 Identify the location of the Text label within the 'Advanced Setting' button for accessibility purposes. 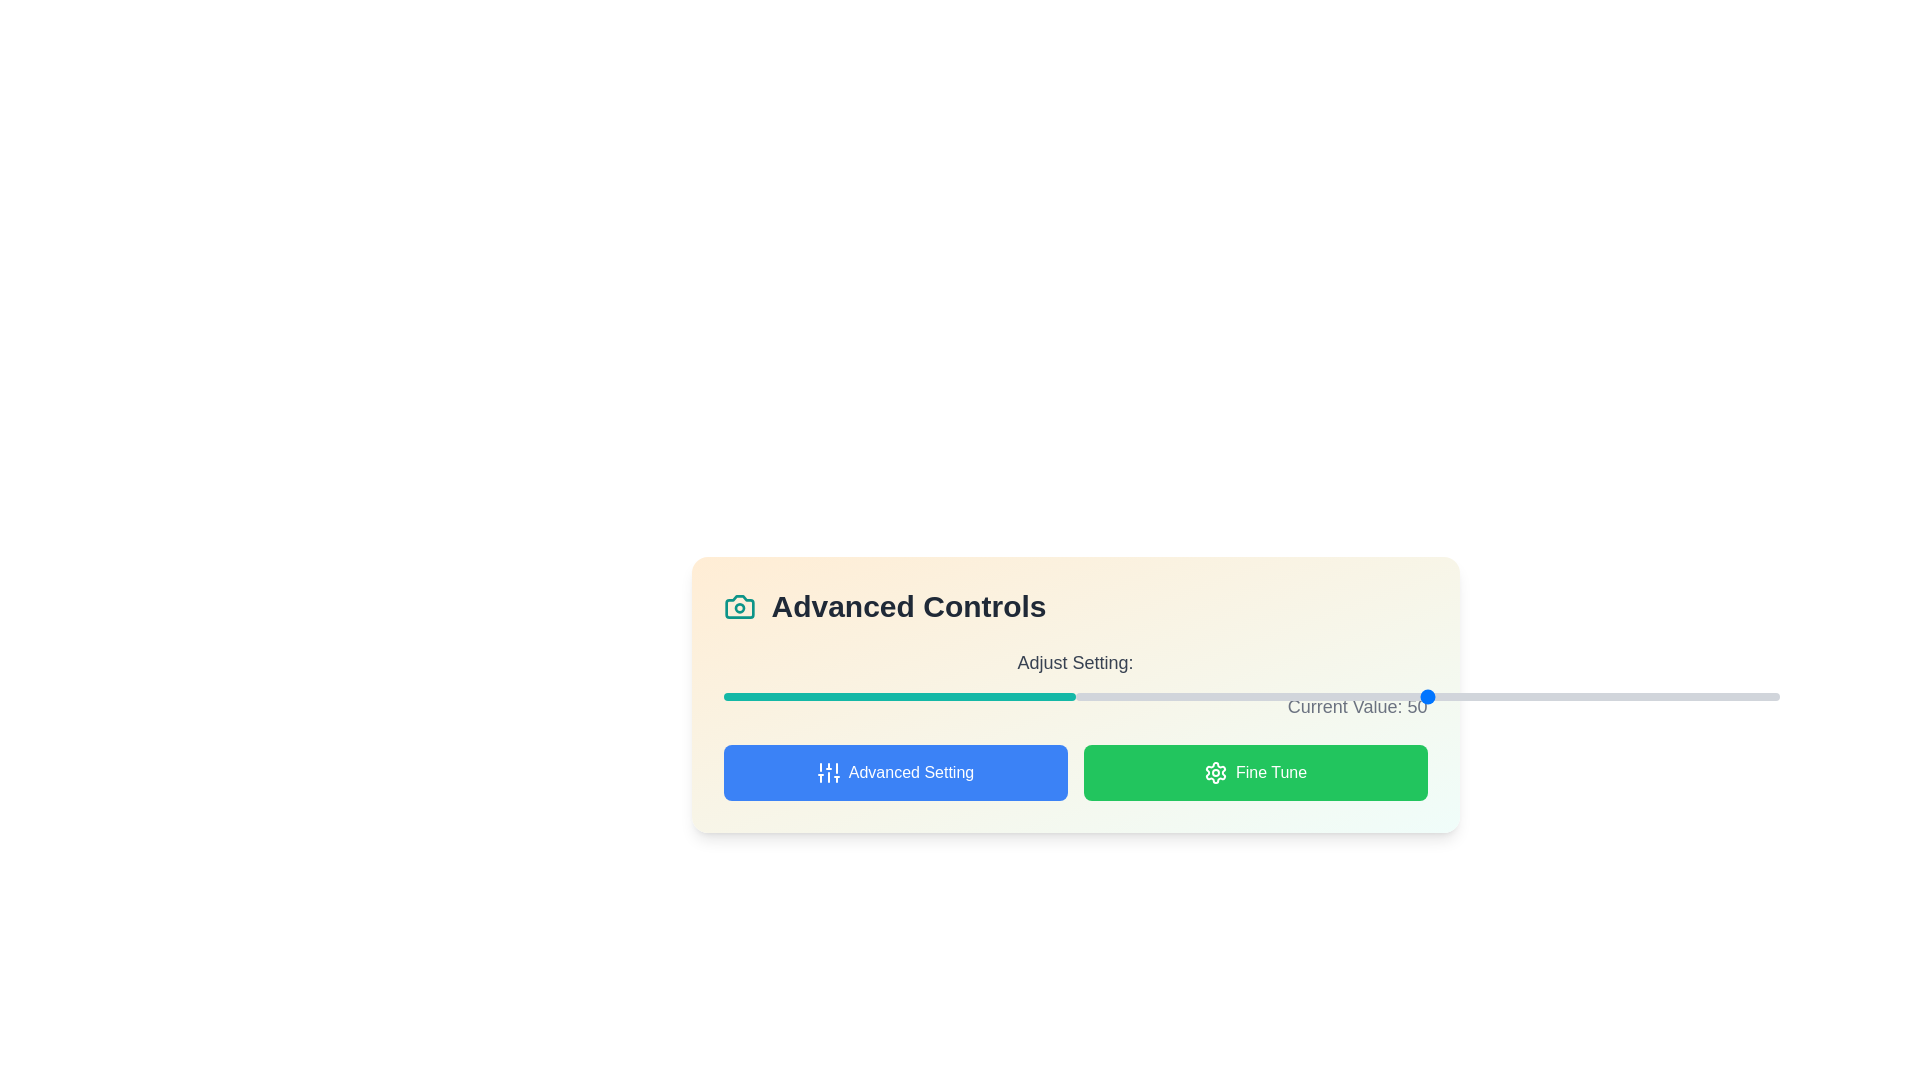
(910, 771).